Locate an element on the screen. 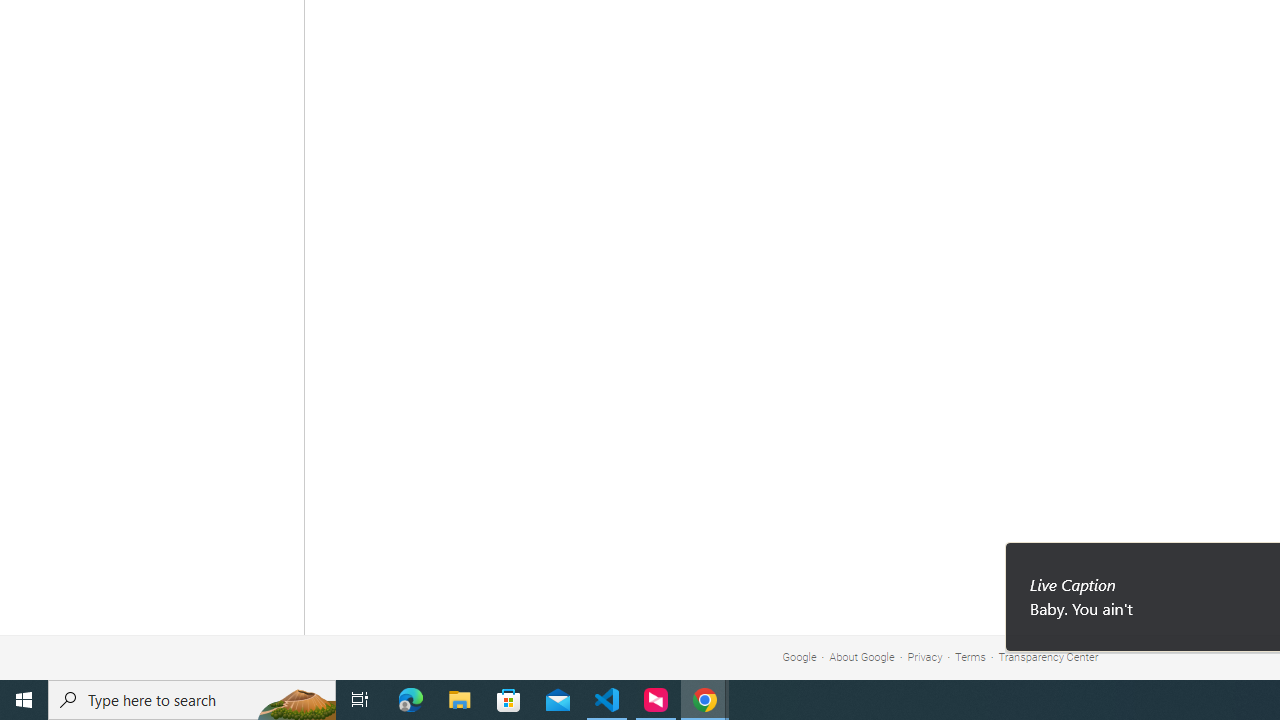 This screenshot has height=720, width=1280. 'Transparency Center' is located at coordinates (1047, 657).